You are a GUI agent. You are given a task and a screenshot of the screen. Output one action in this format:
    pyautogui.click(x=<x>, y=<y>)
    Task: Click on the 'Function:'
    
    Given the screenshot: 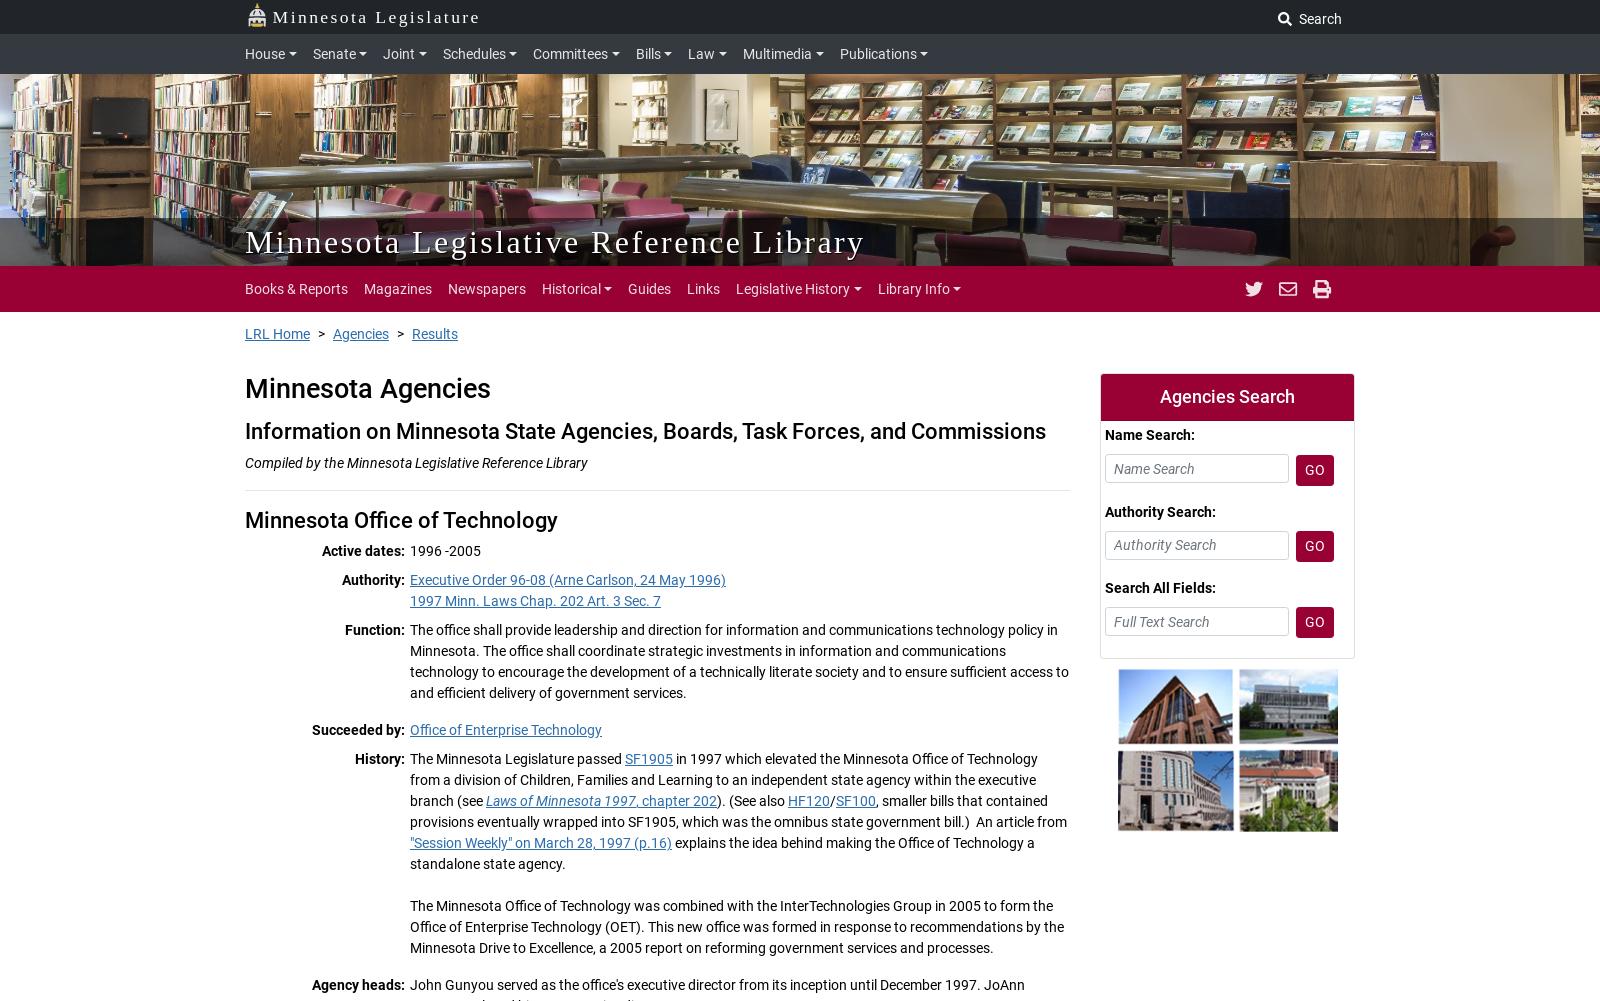 What is the action you would take?
    pyautogui.click(x=375, y=630)
    